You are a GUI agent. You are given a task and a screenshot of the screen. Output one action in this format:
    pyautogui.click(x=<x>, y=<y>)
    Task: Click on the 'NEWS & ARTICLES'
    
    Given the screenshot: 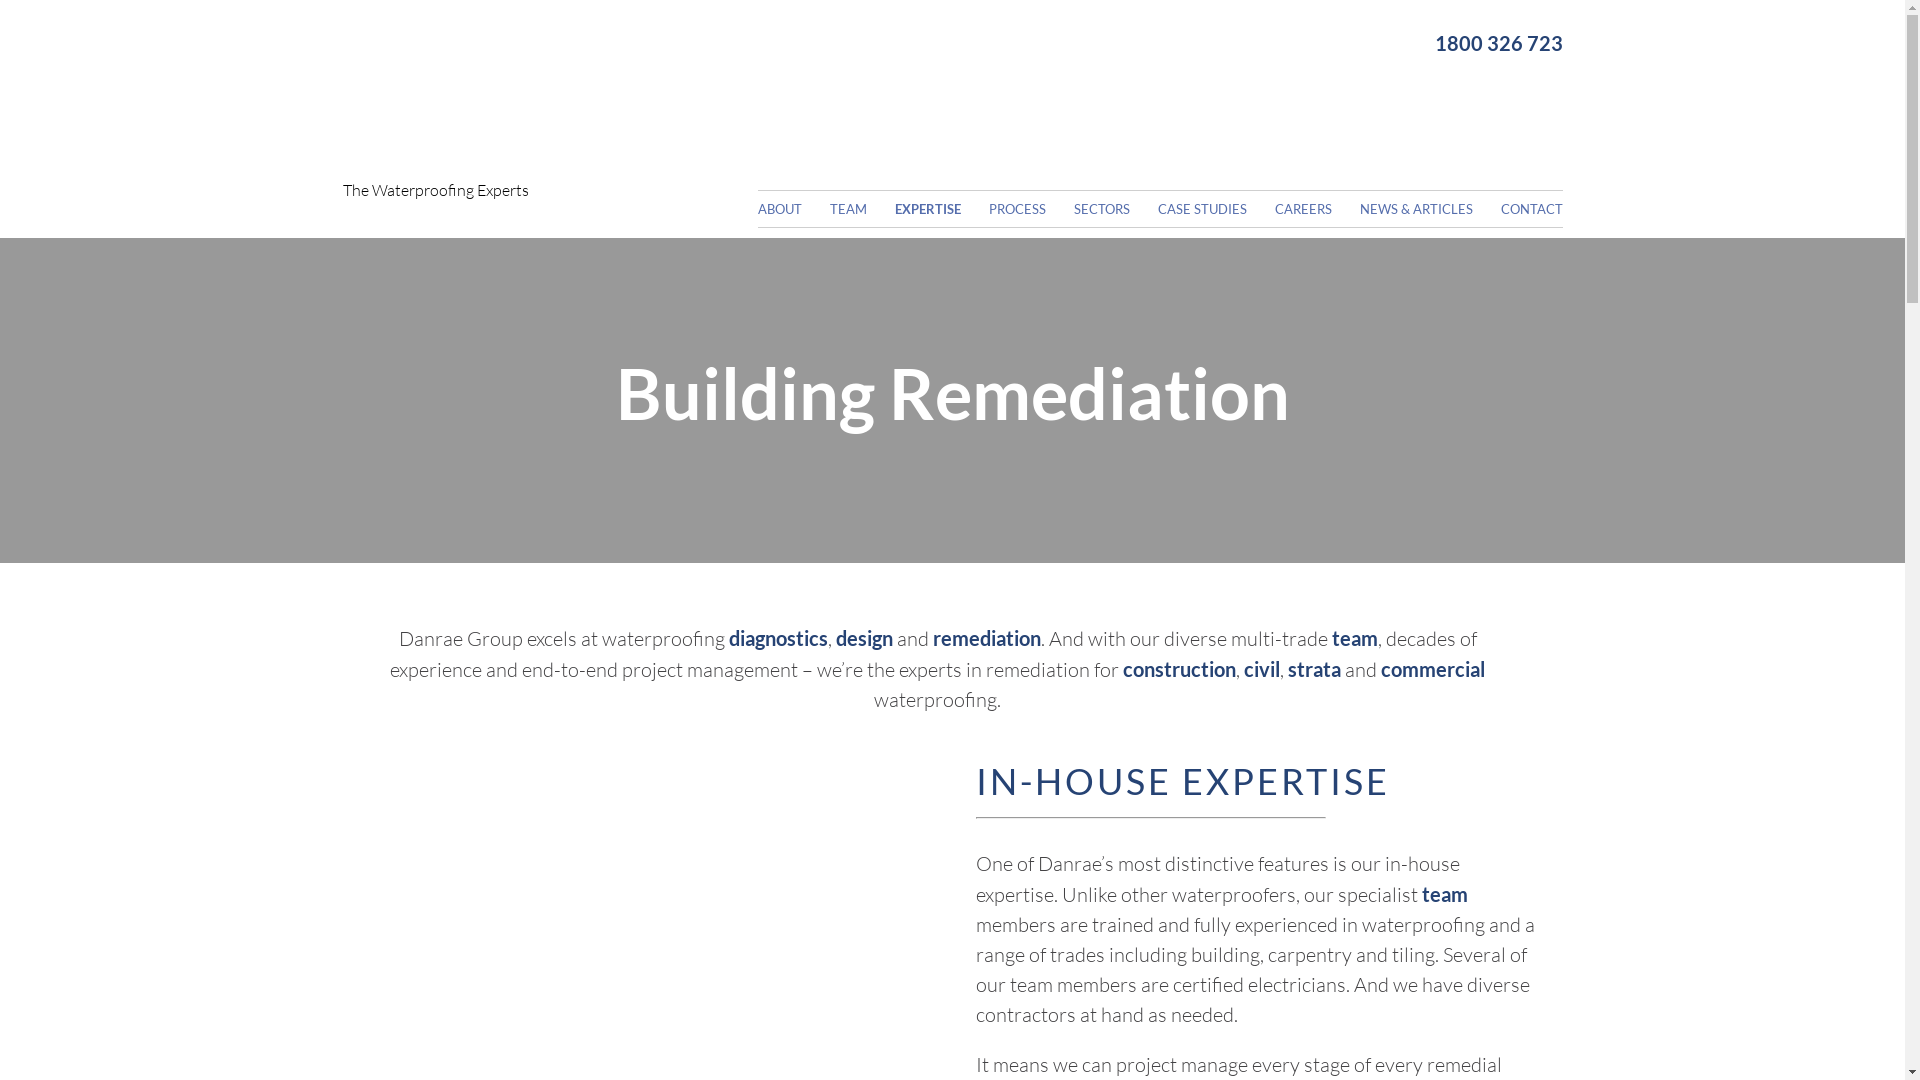 What is the action you would take?
    pyautogui.click(x=1428, y=208)
    